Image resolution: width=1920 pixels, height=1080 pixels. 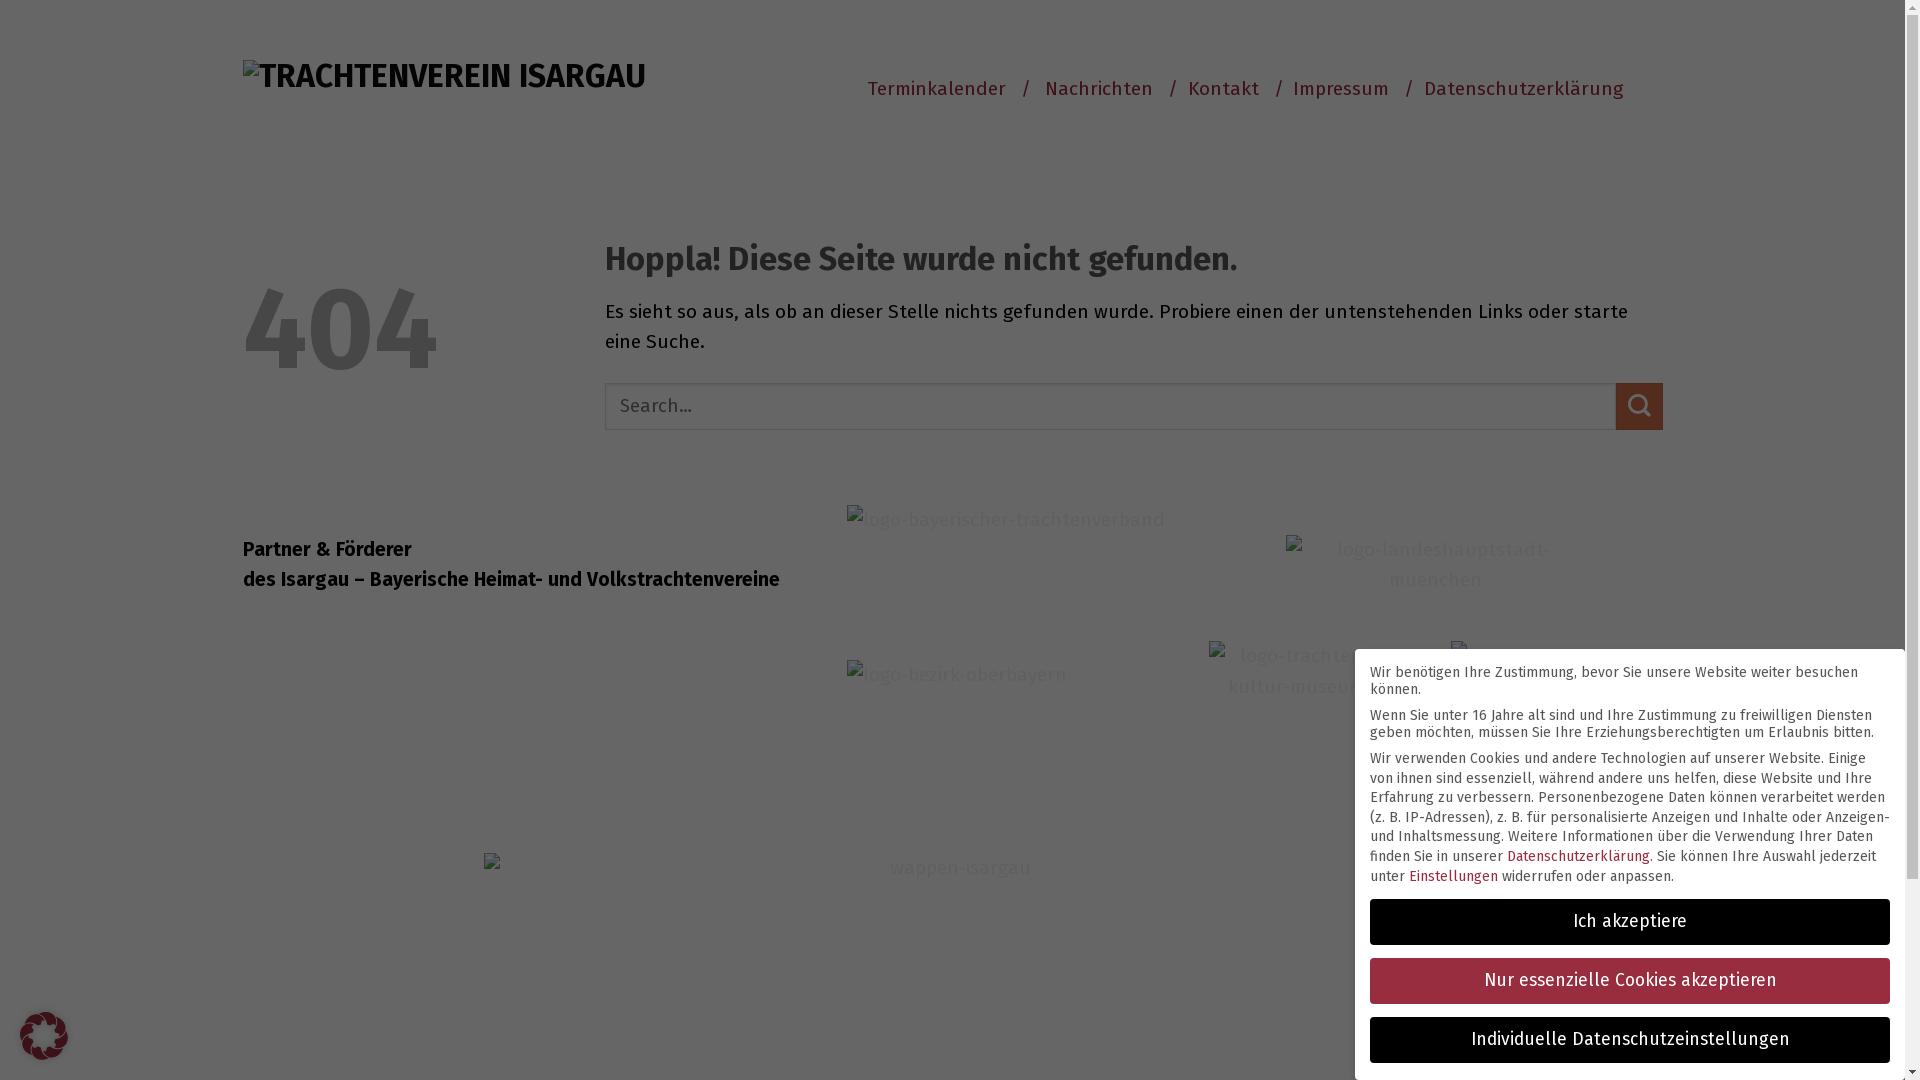 I want to click on 'Einstellungen', so click(x=1408, y=875).